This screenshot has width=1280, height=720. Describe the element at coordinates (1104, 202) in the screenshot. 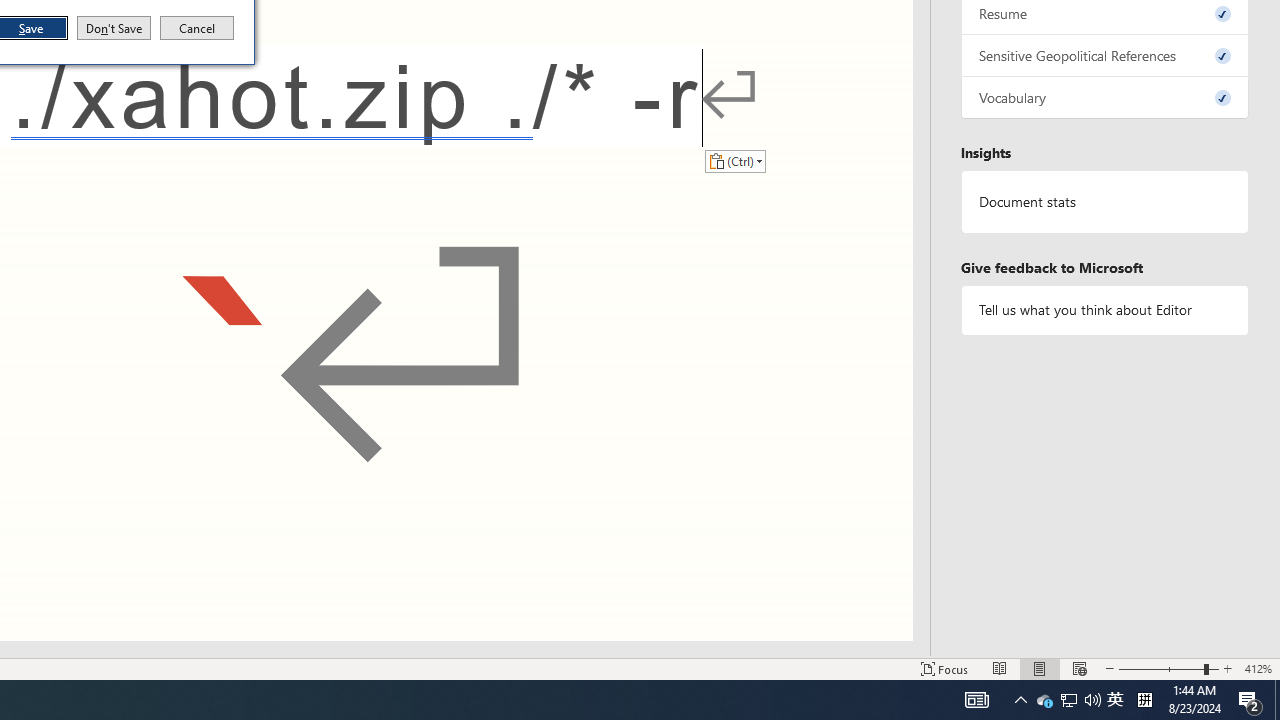

I see `'Document statistics'` at that location.